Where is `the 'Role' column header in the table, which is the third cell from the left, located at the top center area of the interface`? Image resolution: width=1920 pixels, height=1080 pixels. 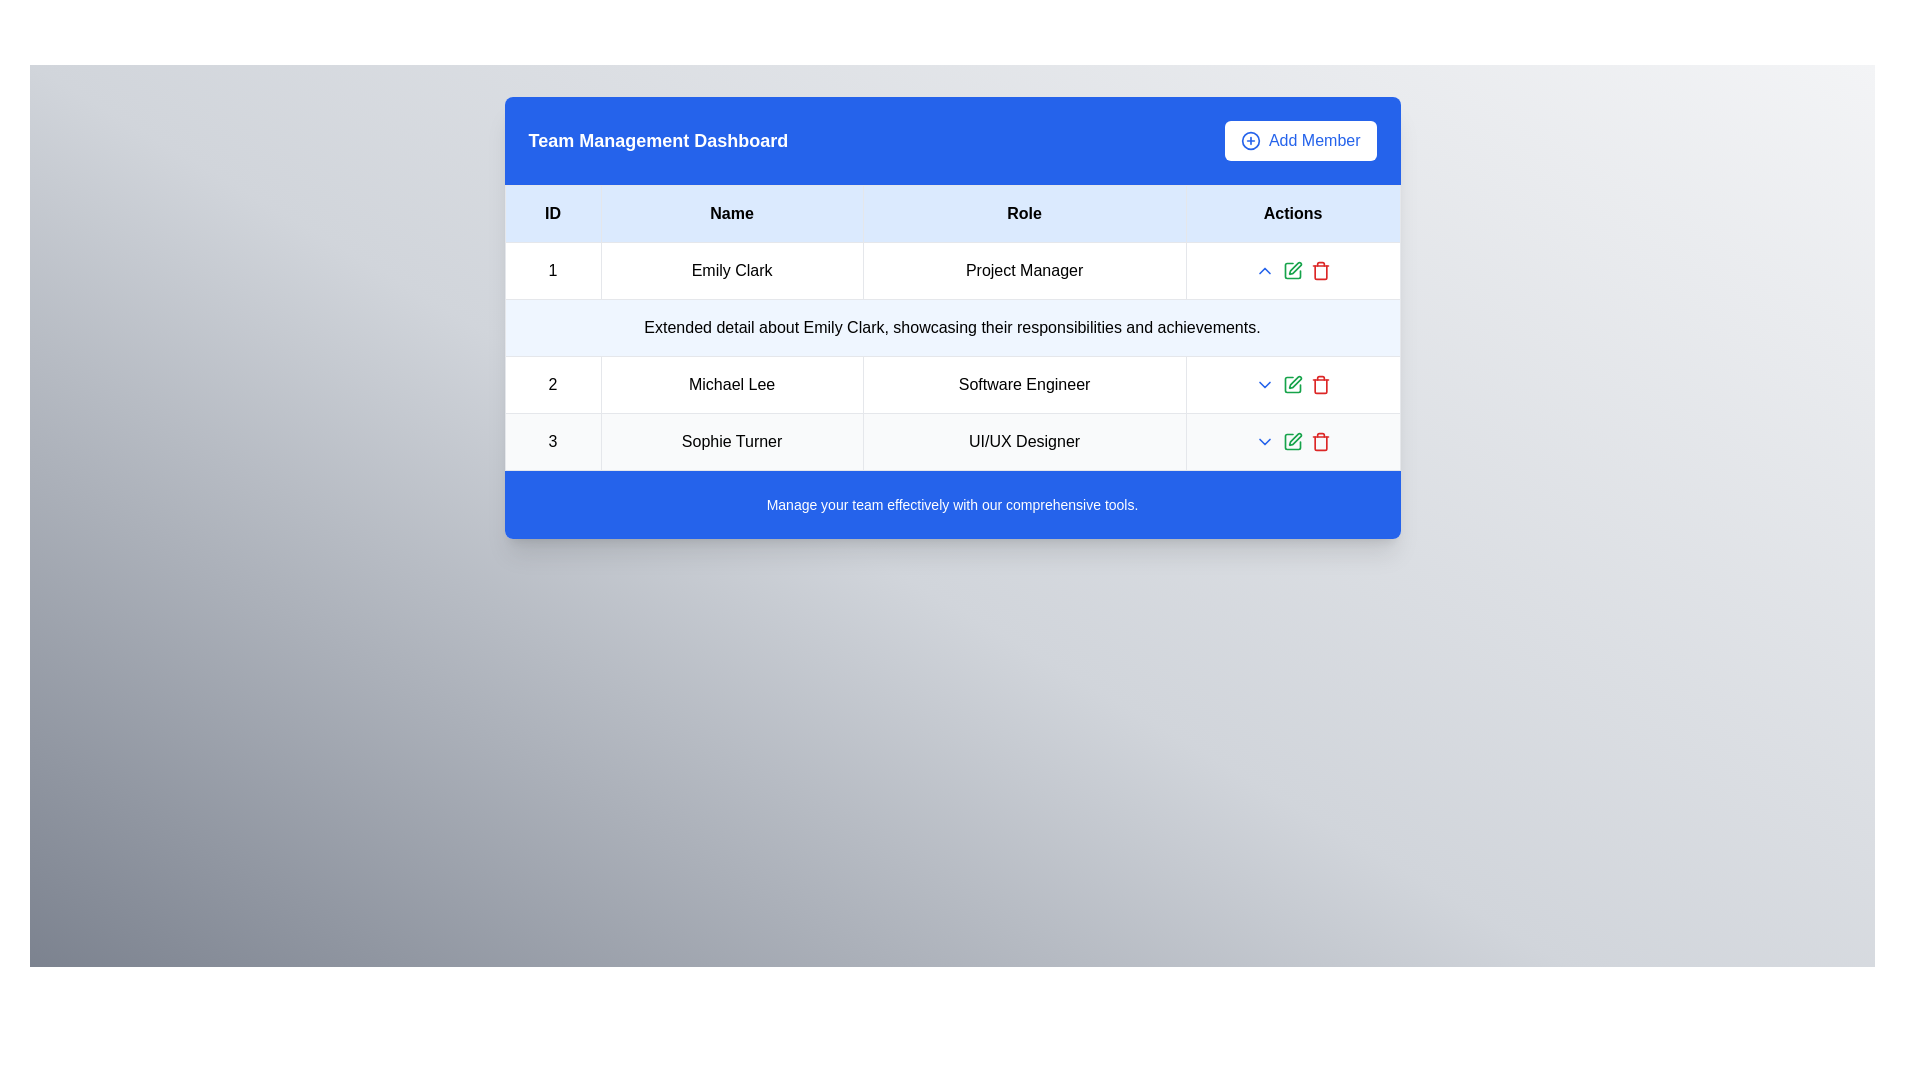
the 'Role' column header in the table, which is the third cell from the left, located at the top center area of the interface is located at coordinates (1024, 213).